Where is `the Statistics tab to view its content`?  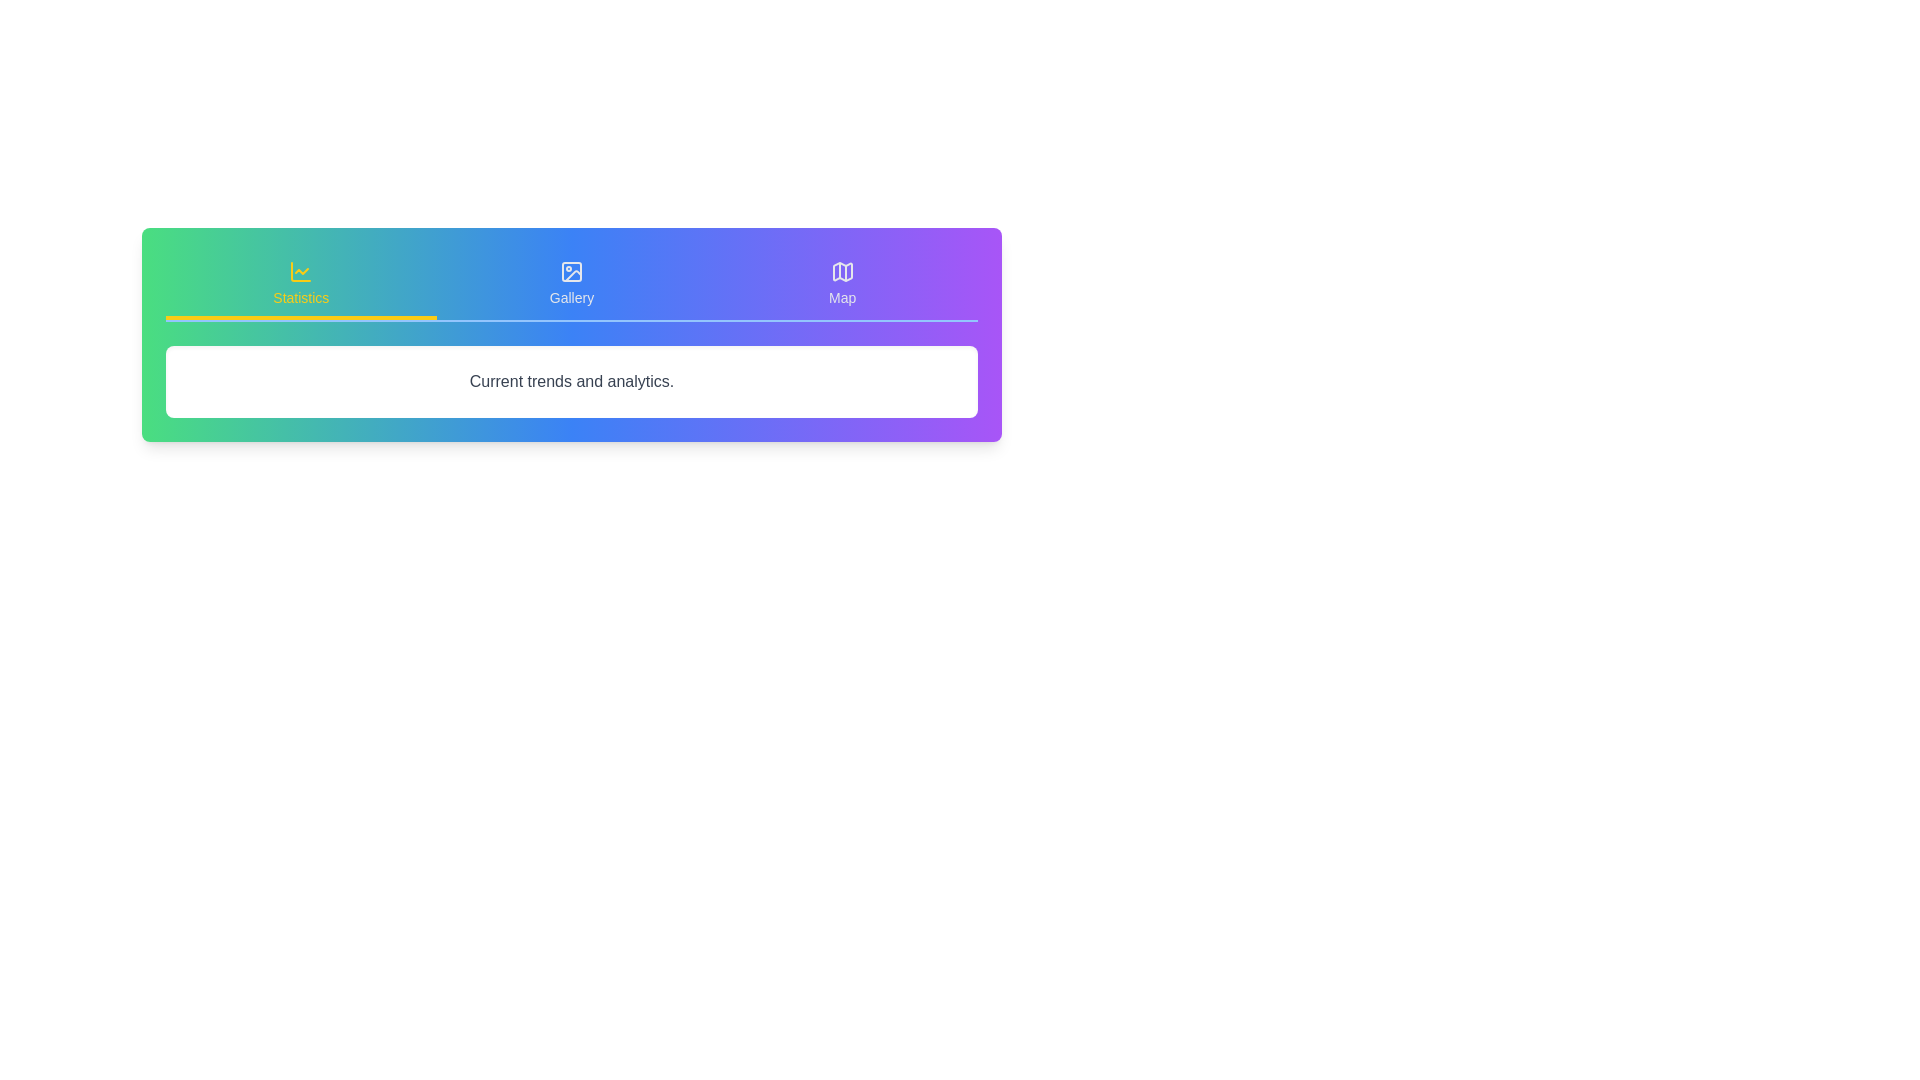
the Statistics tab to view its content is located at coordinates (300, 285).